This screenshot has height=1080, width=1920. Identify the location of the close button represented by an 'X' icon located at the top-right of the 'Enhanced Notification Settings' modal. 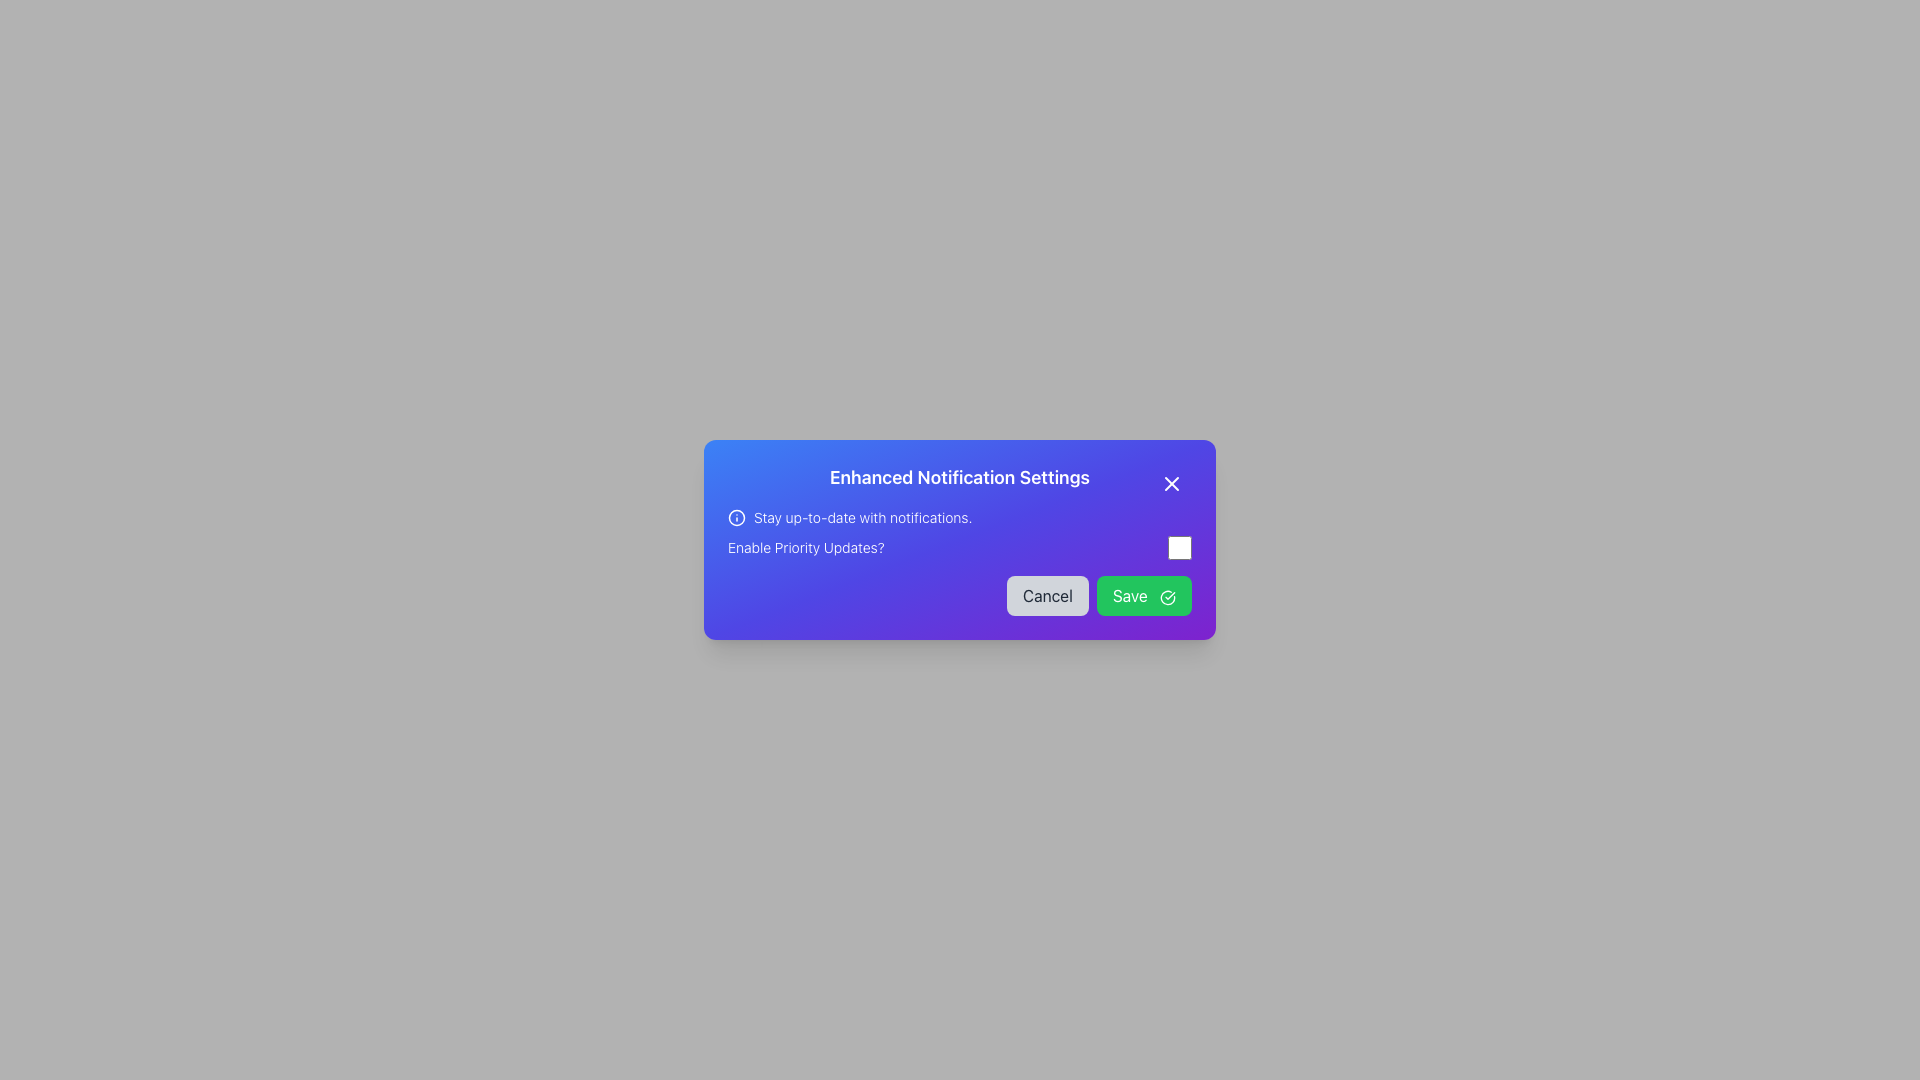
(1171, 483).